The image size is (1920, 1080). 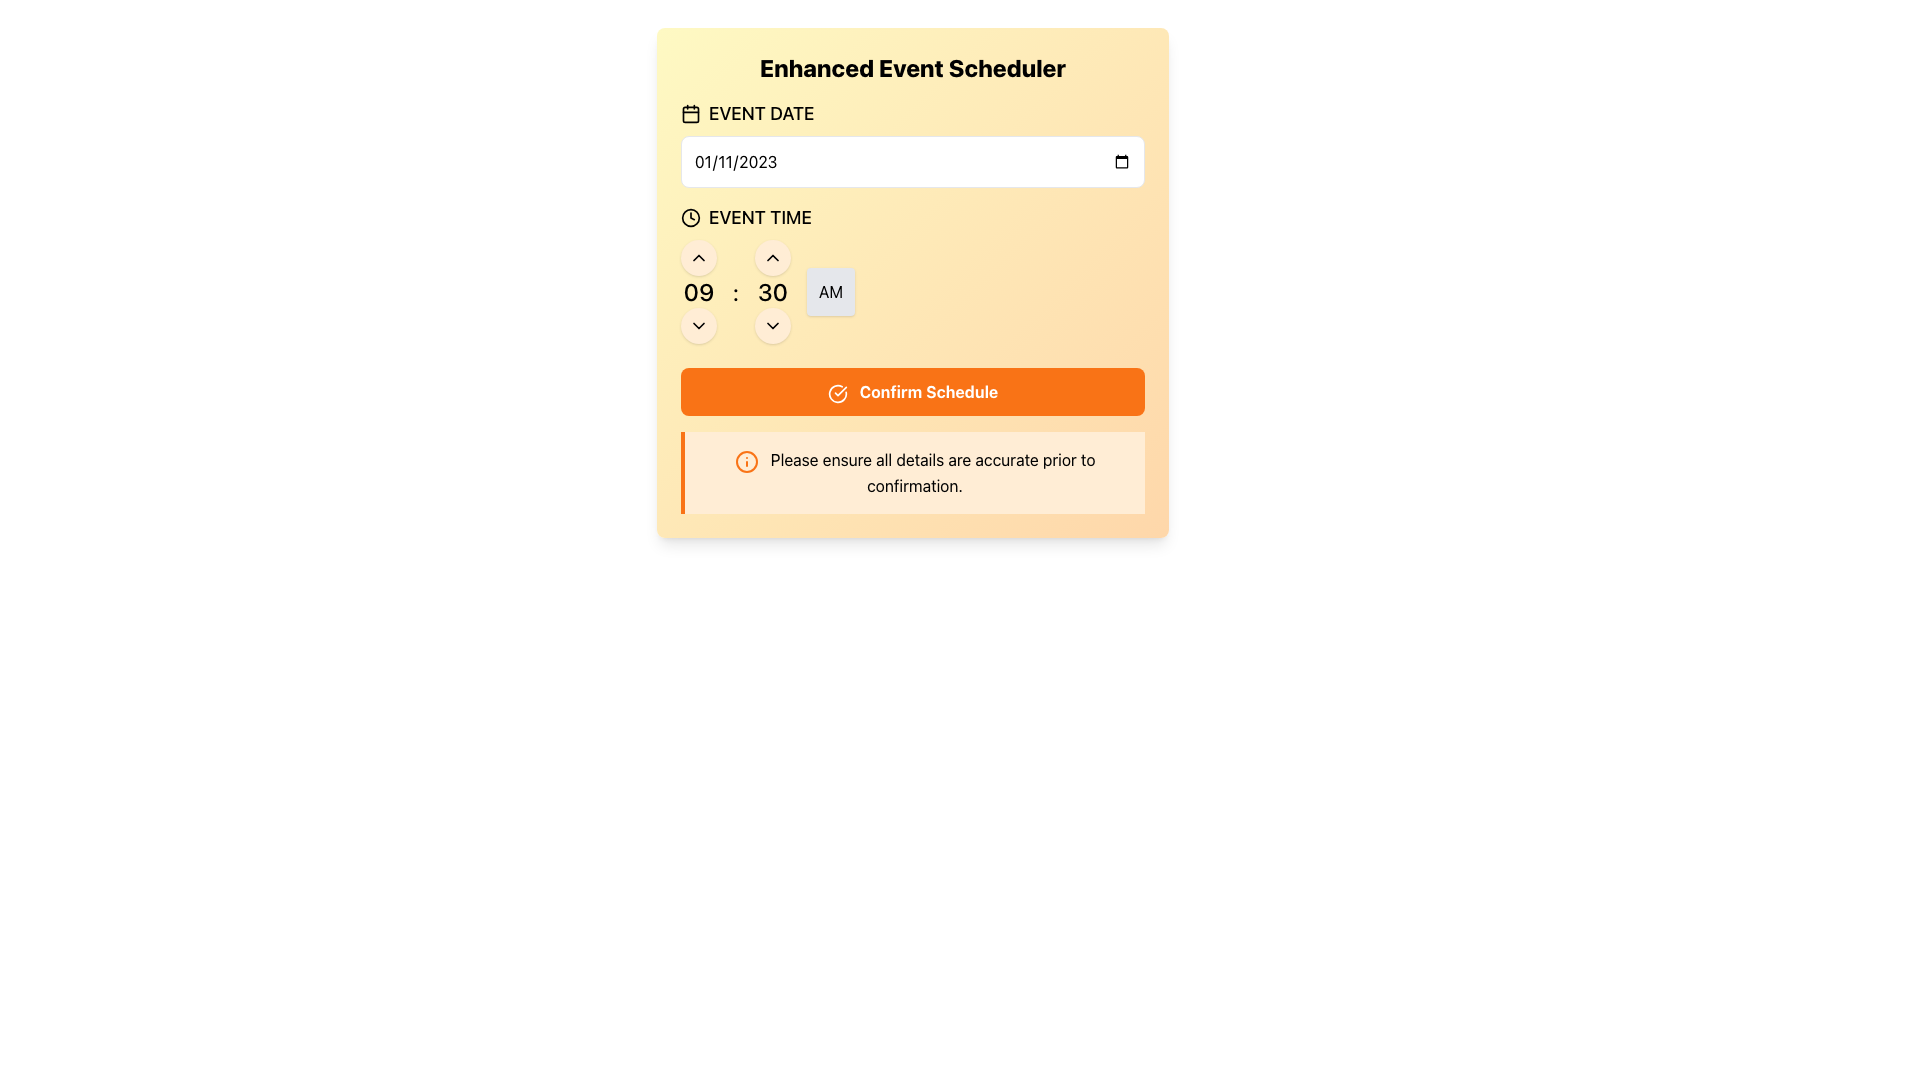 What do you see at coordinates (745, 461) in the screenshot?
I see `the circular orange information icon with a stylized 'i' inside, located in the warning box at the bottom left of the form` at bounding box center [745, 461].